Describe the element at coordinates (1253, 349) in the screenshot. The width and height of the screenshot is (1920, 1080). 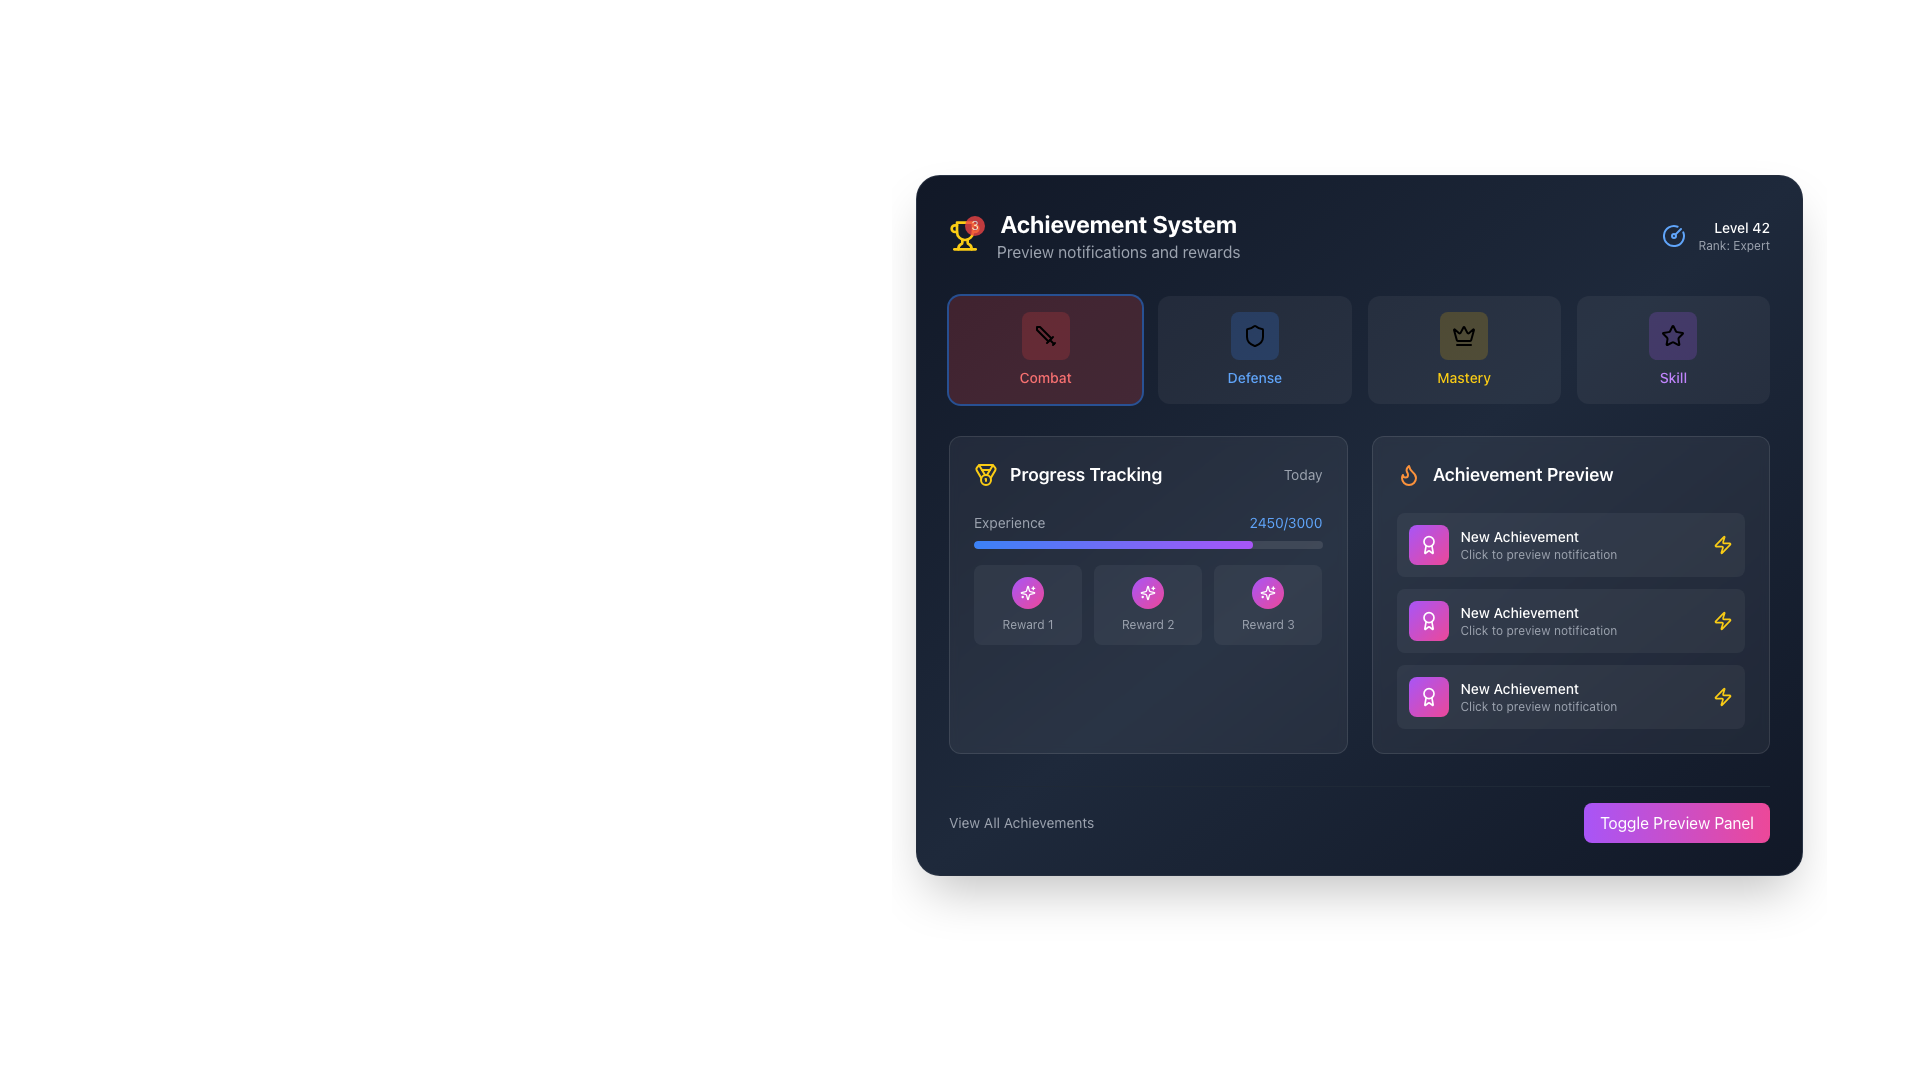
I see `the second interactive button labeled 'Defense' located between the 'Combat' button on the left and the 'Mastery' button on the right` at that location.